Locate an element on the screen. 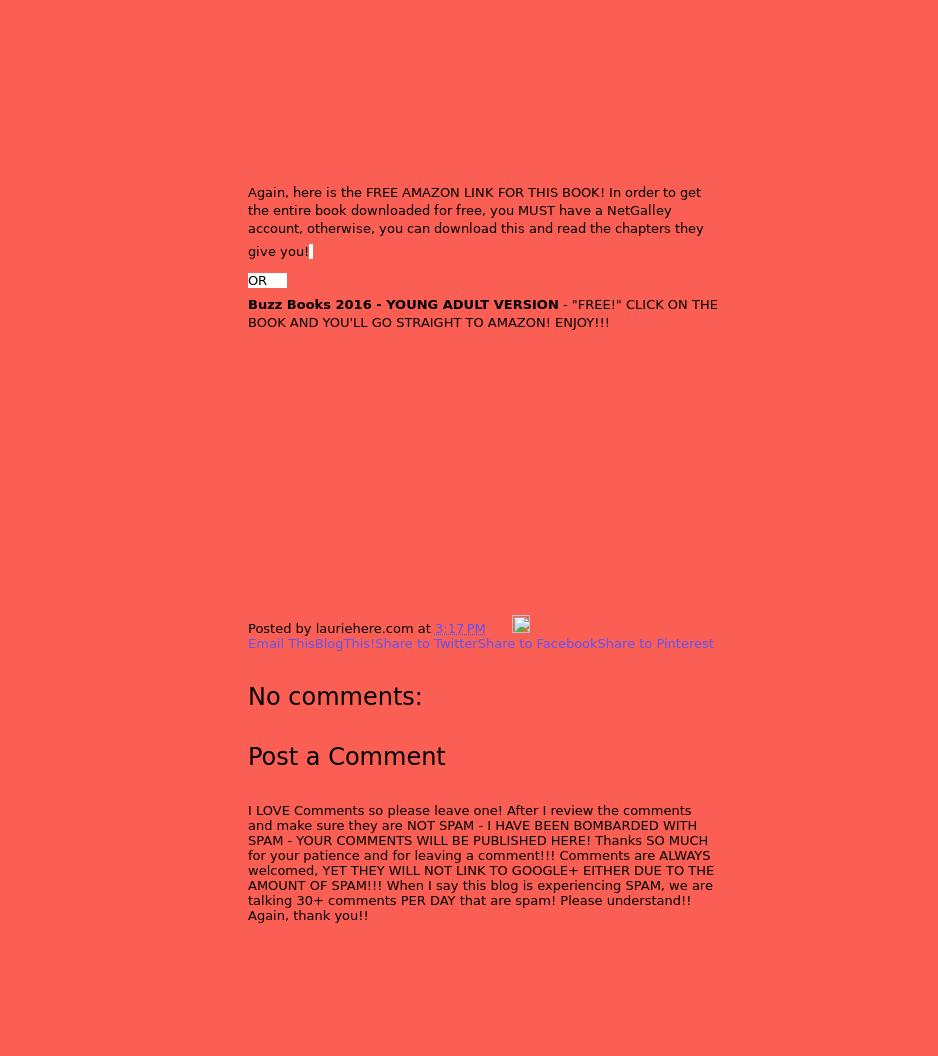 Image resolution: width=938 pixels, height=1056 pixels. 'Email This' is located at coordinates (281, 642).